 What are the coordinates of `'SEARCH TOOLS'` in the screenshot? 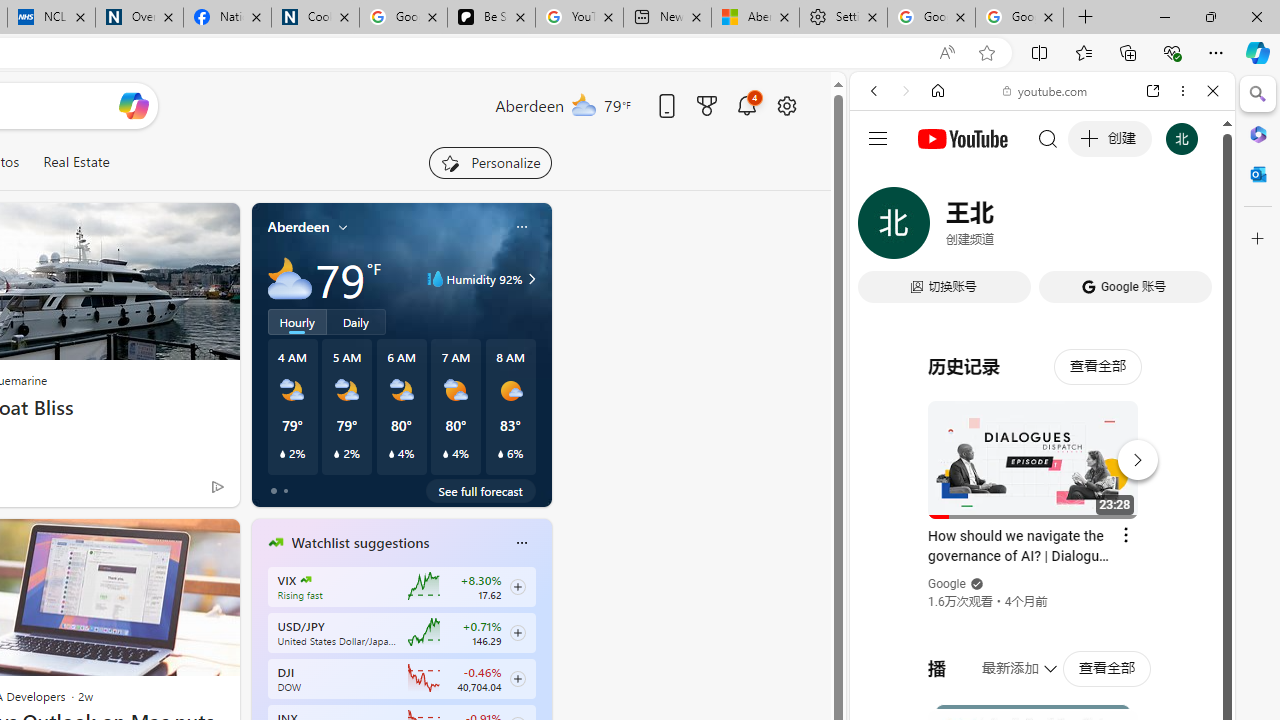 It's located at (1092, 227).